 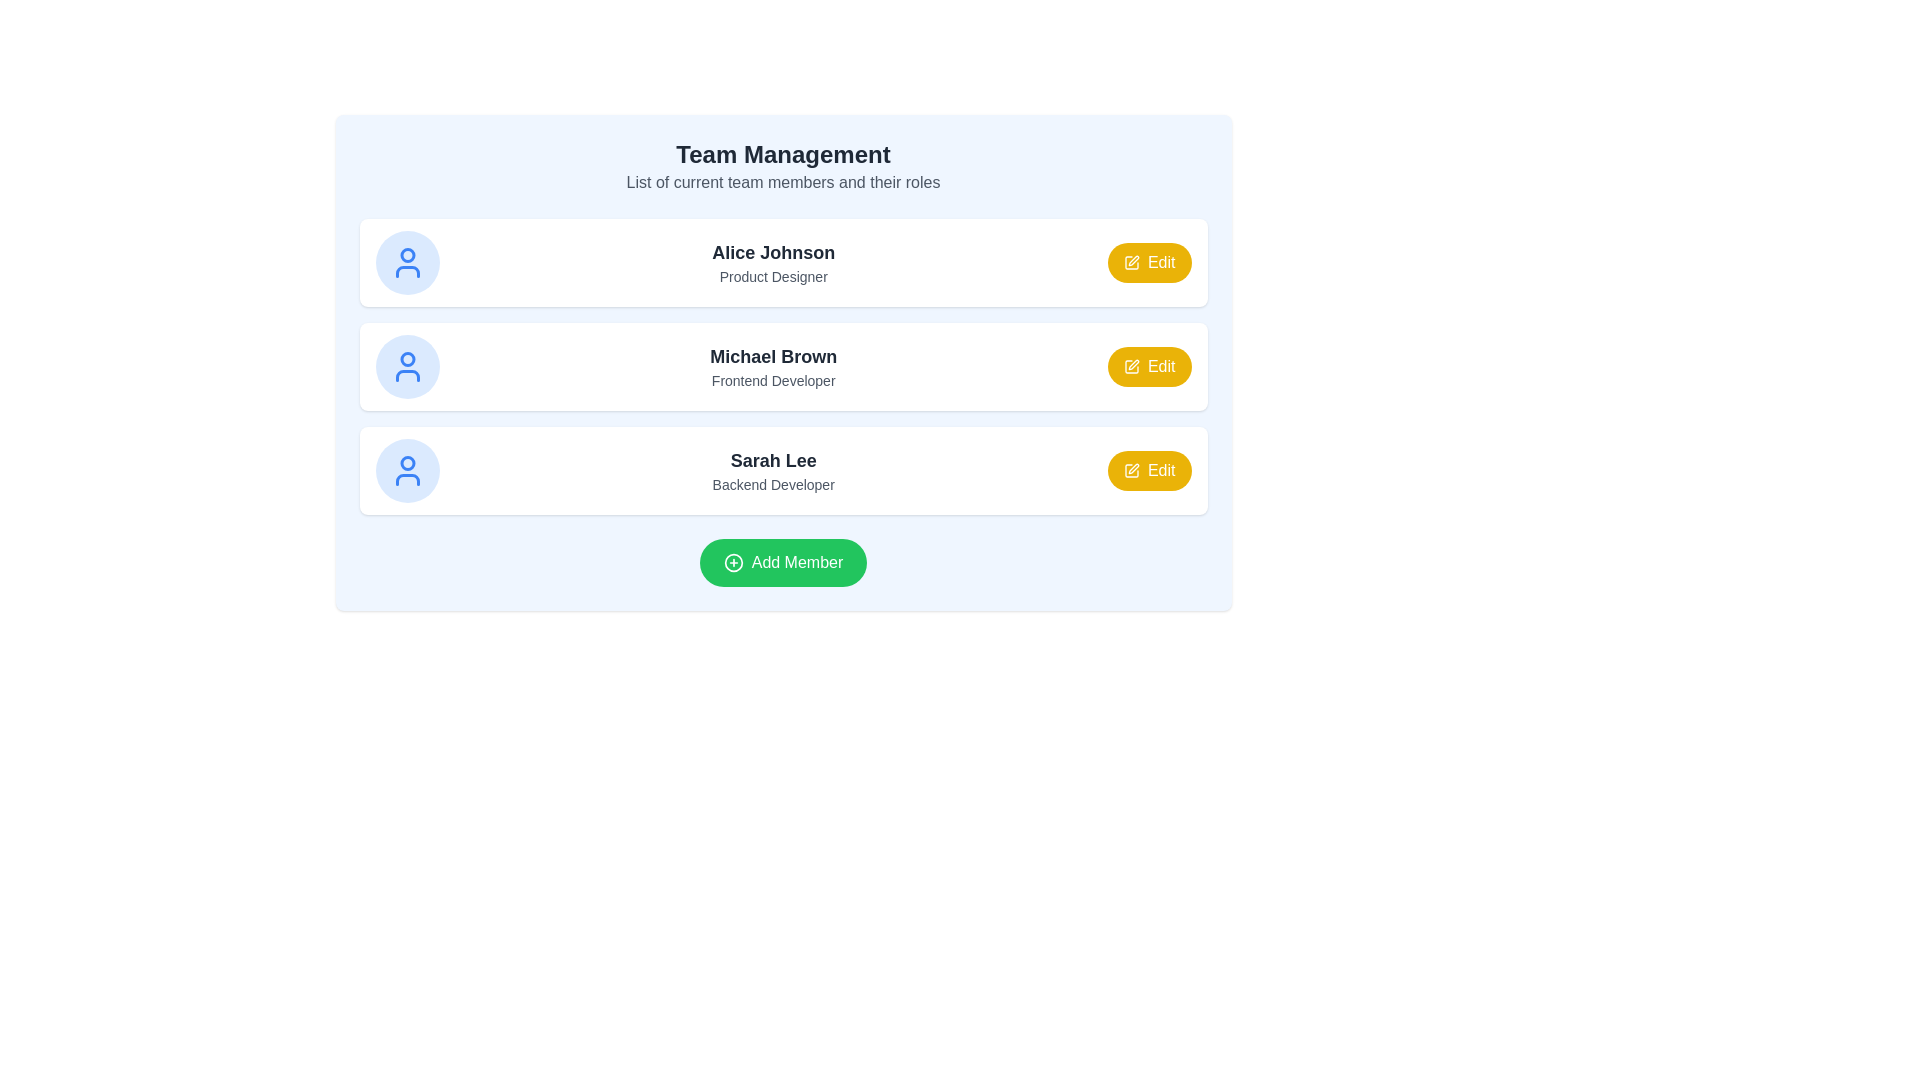 What do you see at coordinates (406, 463) in the screenshot?
I see `the decorative circle element inside the user icon for 'Sarah Lee', which is positioned in the third row of the list` at bounding box center [406, 463].